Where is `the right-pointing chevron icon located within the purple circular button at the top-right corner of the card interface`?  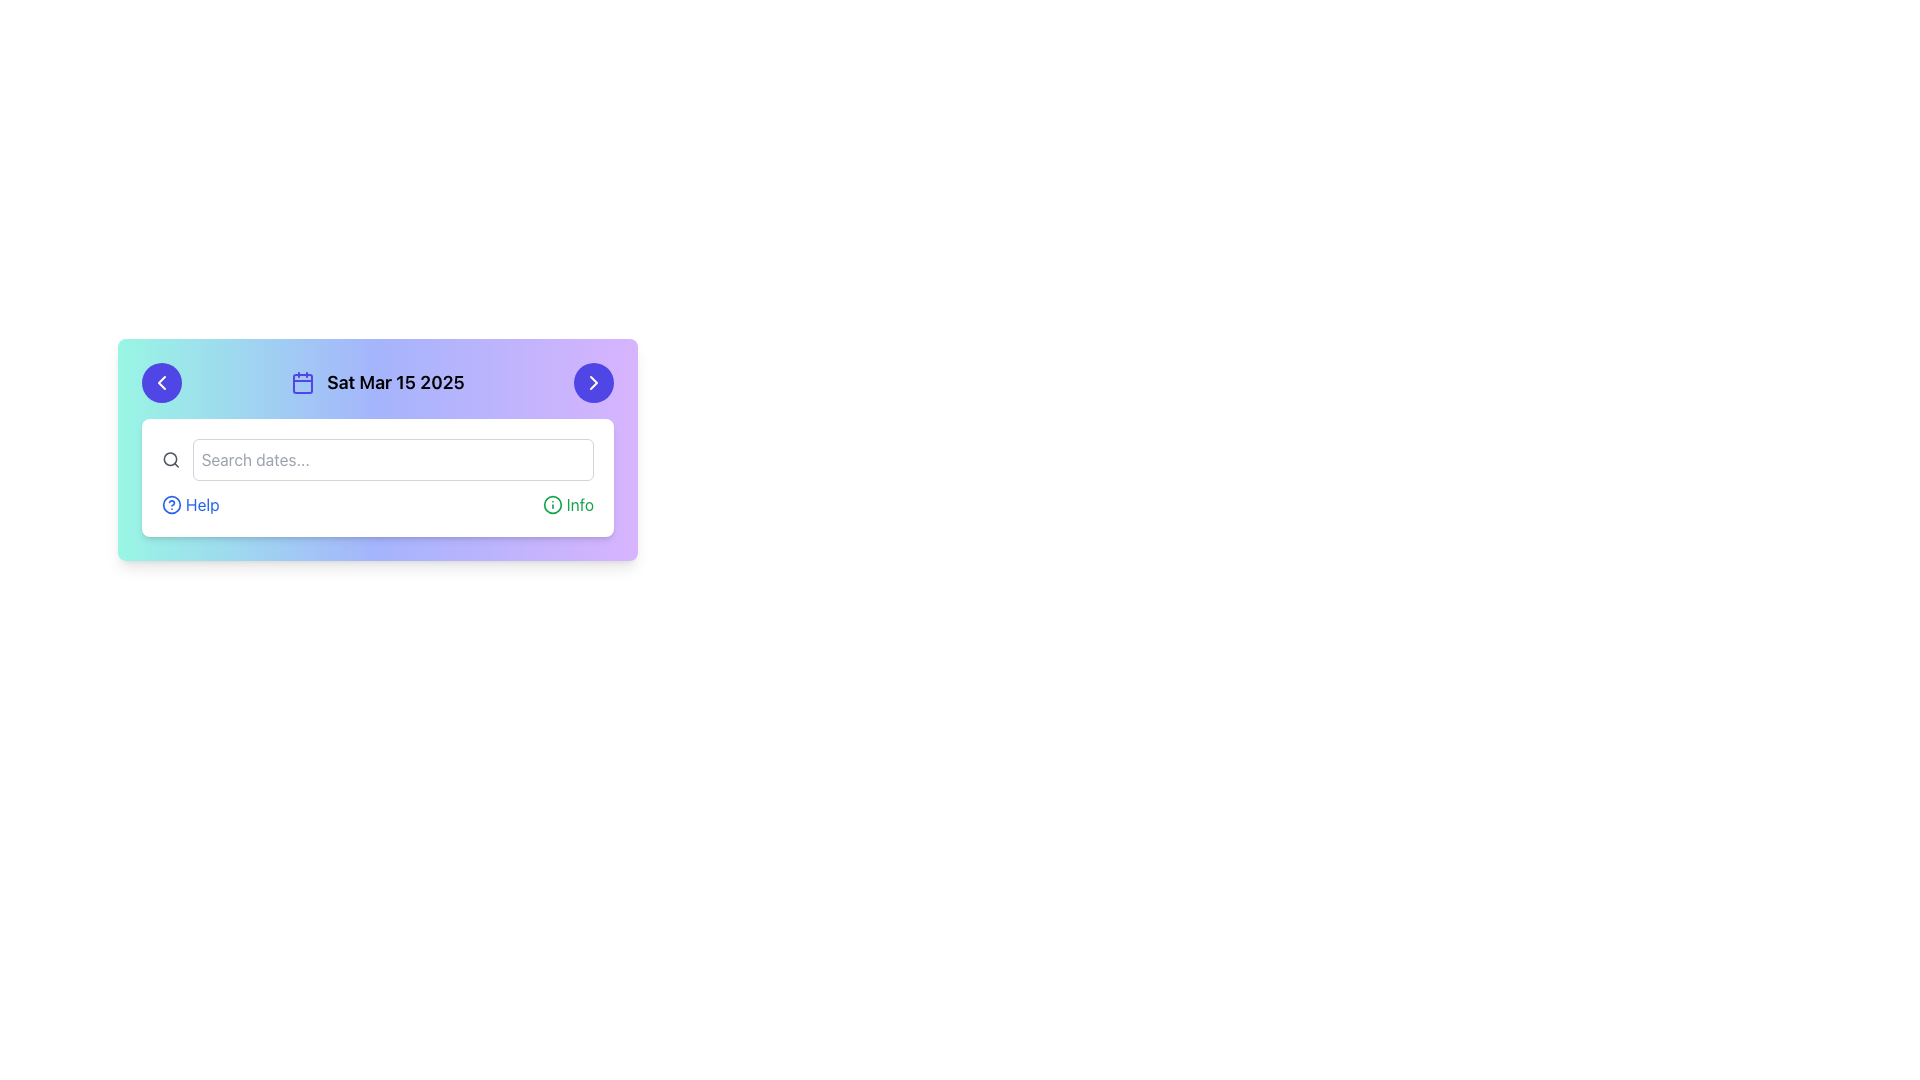
the right-pointing chevron icon located within the purple circular button at the top-right corner of the card interface is located at coordinates (593, 382).